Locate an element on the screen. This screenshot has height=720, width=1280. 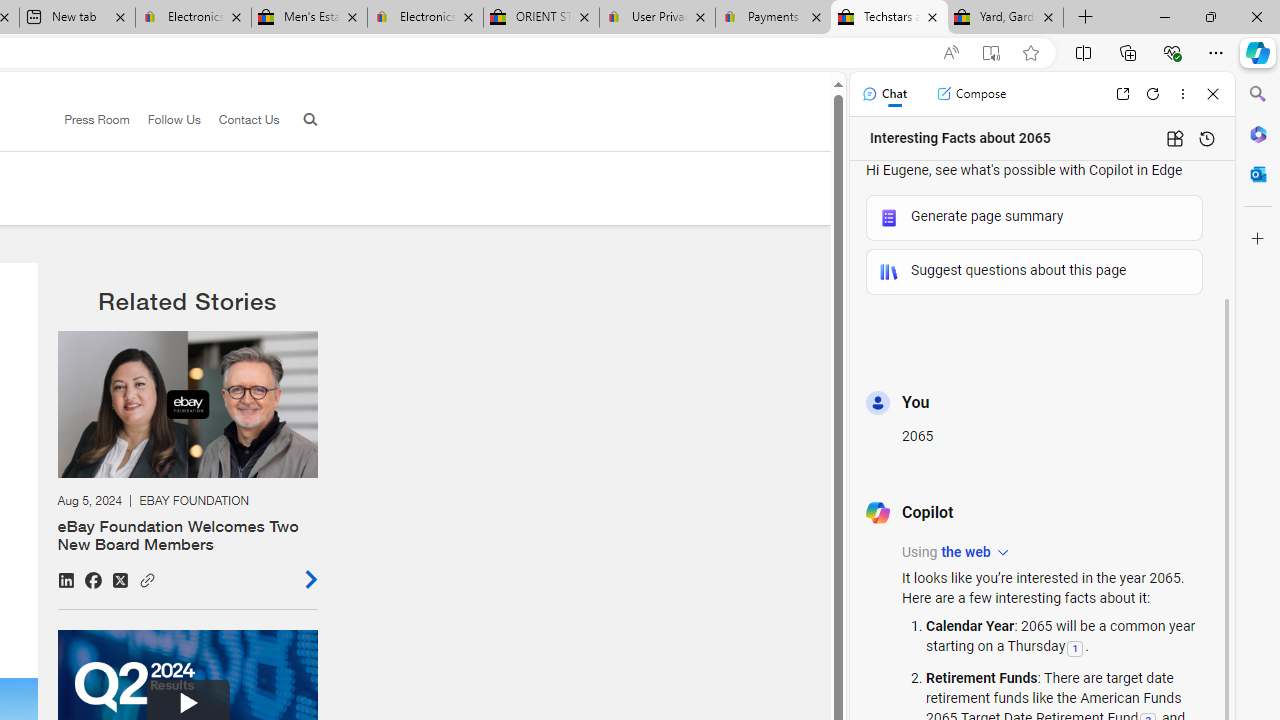
'Chat' is located at coordinates (883, 93).